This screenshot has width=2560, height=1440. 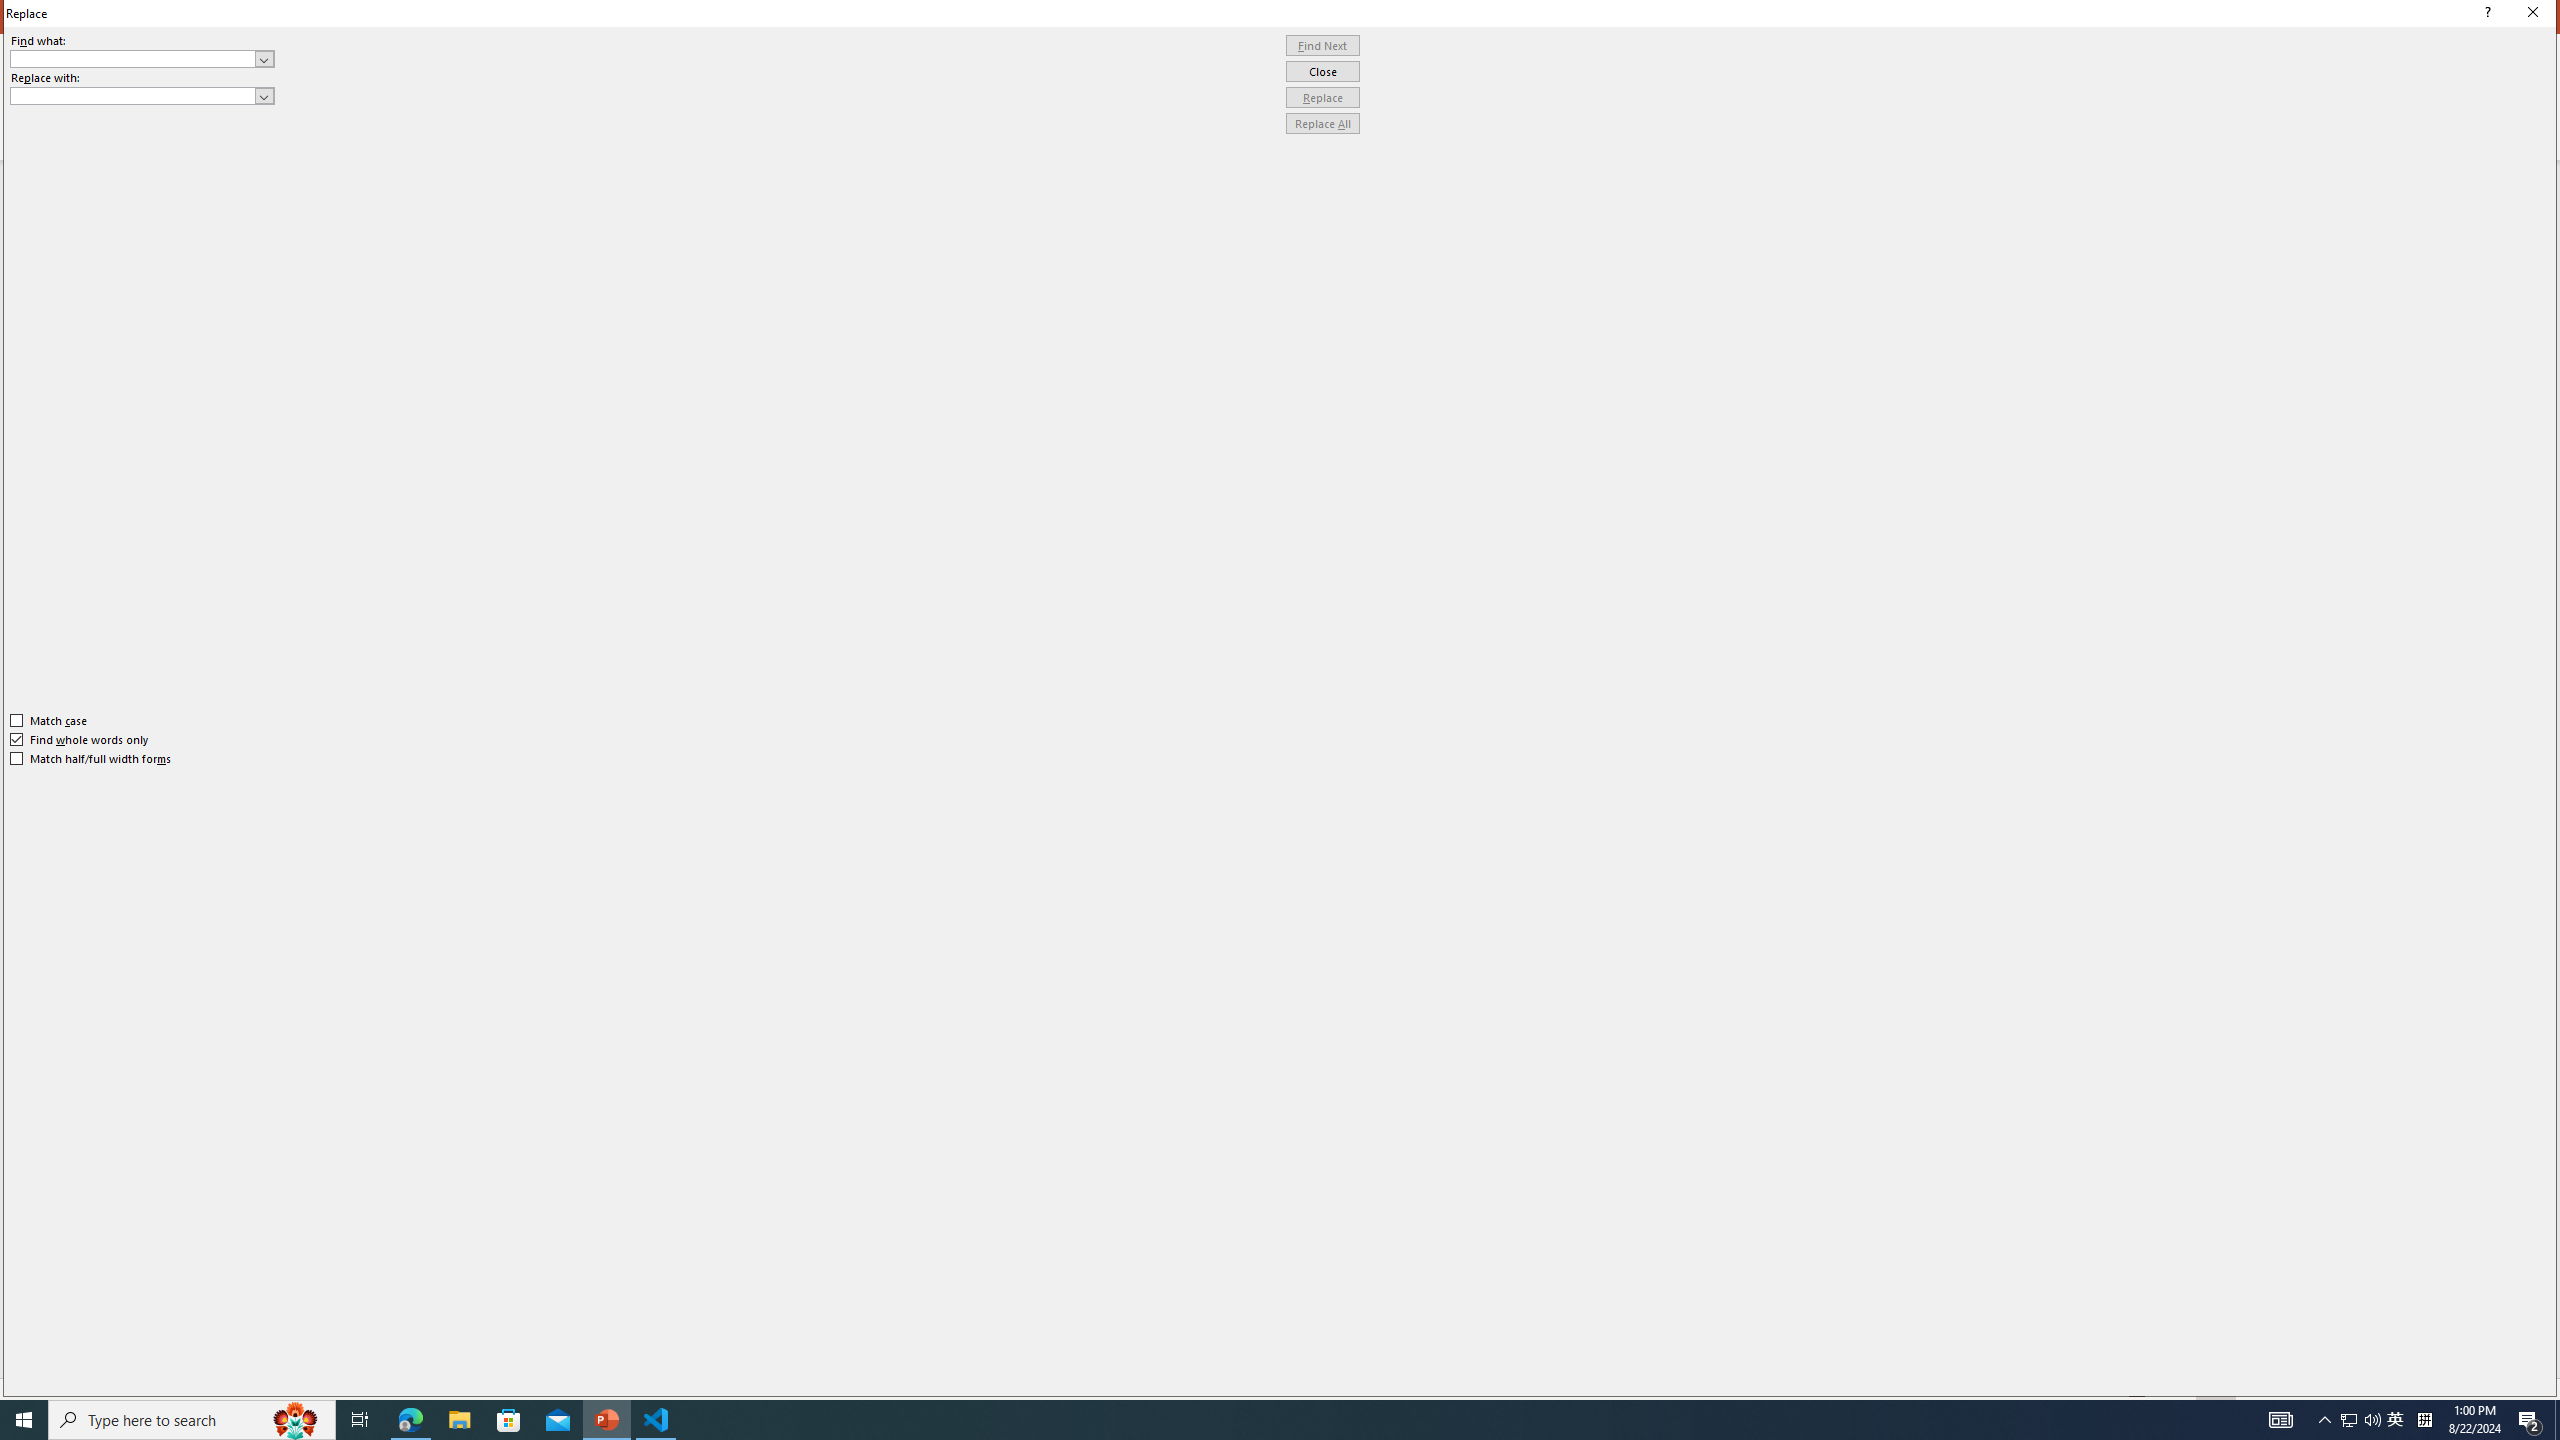 I want to click on 'Match case', so click(x=48, y=720).